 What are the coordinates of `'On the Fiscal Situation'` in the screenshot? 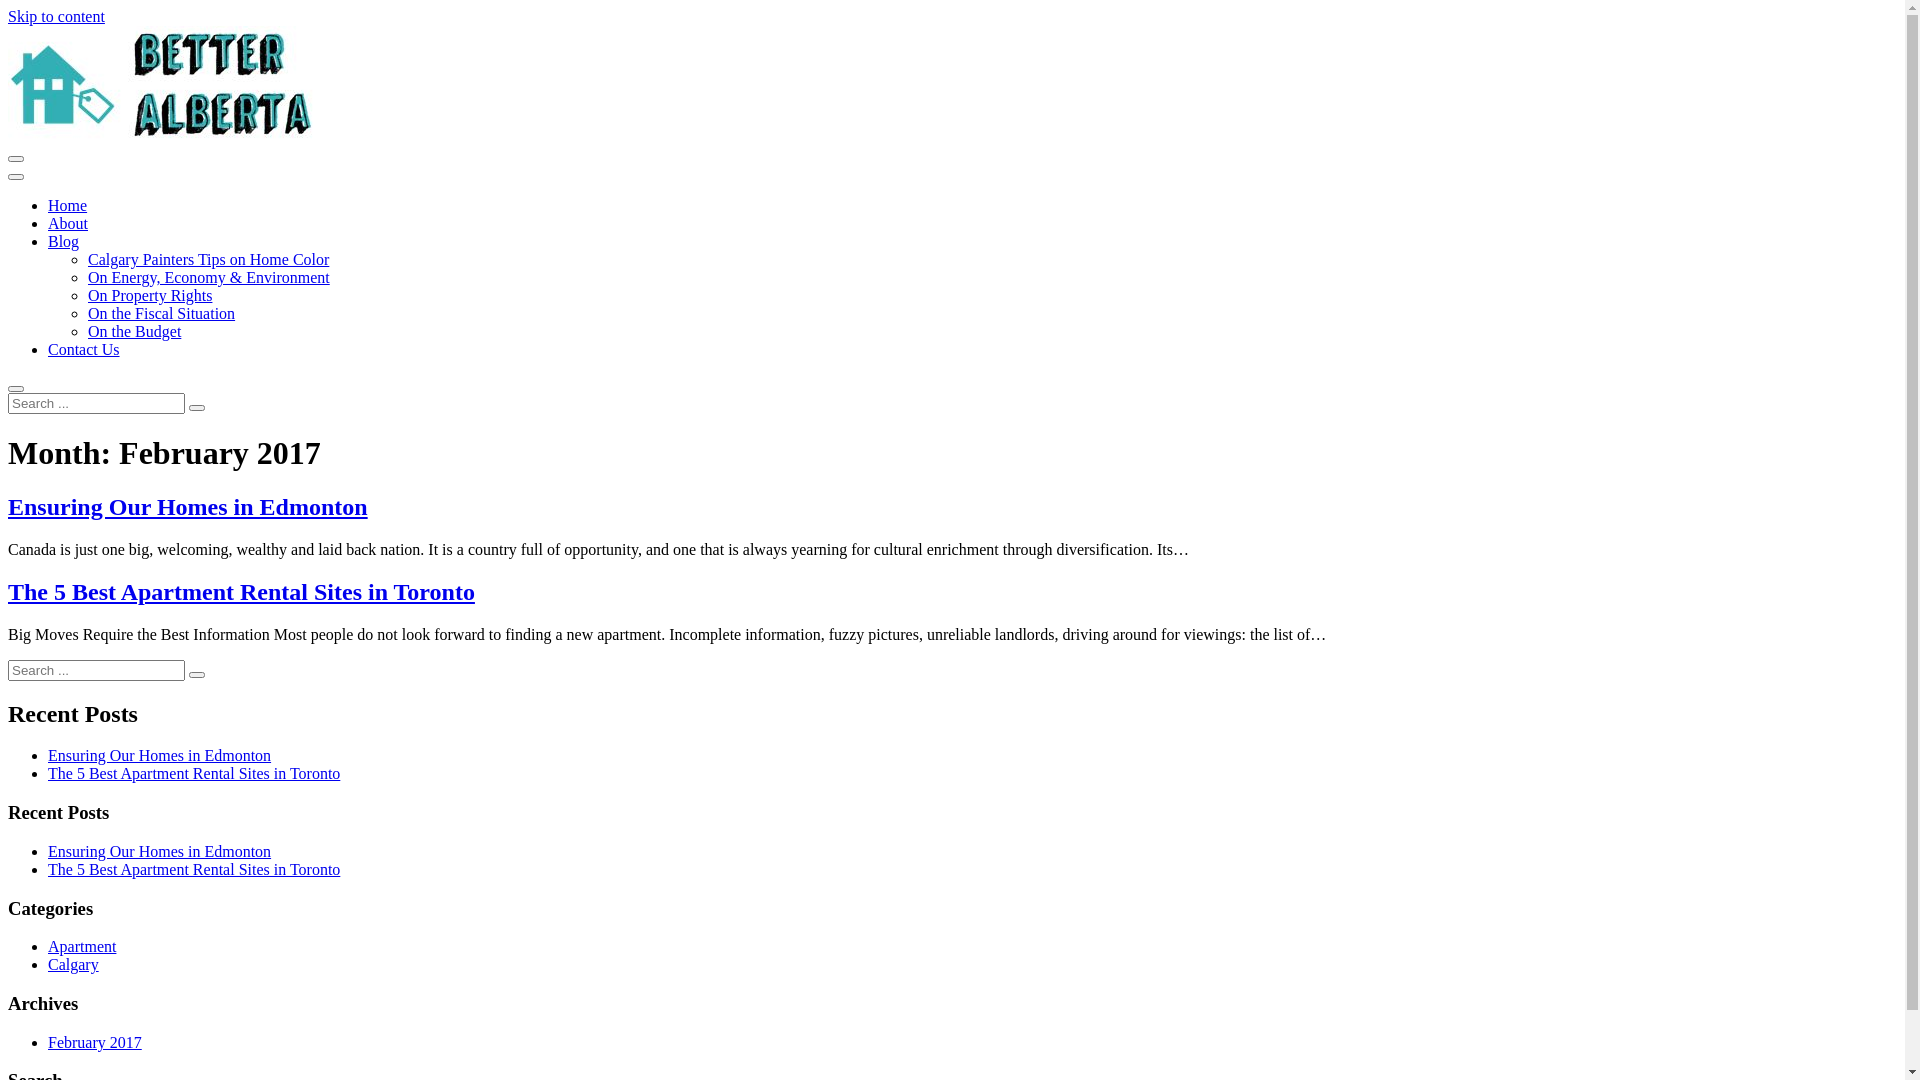 It's located at (161, 313).